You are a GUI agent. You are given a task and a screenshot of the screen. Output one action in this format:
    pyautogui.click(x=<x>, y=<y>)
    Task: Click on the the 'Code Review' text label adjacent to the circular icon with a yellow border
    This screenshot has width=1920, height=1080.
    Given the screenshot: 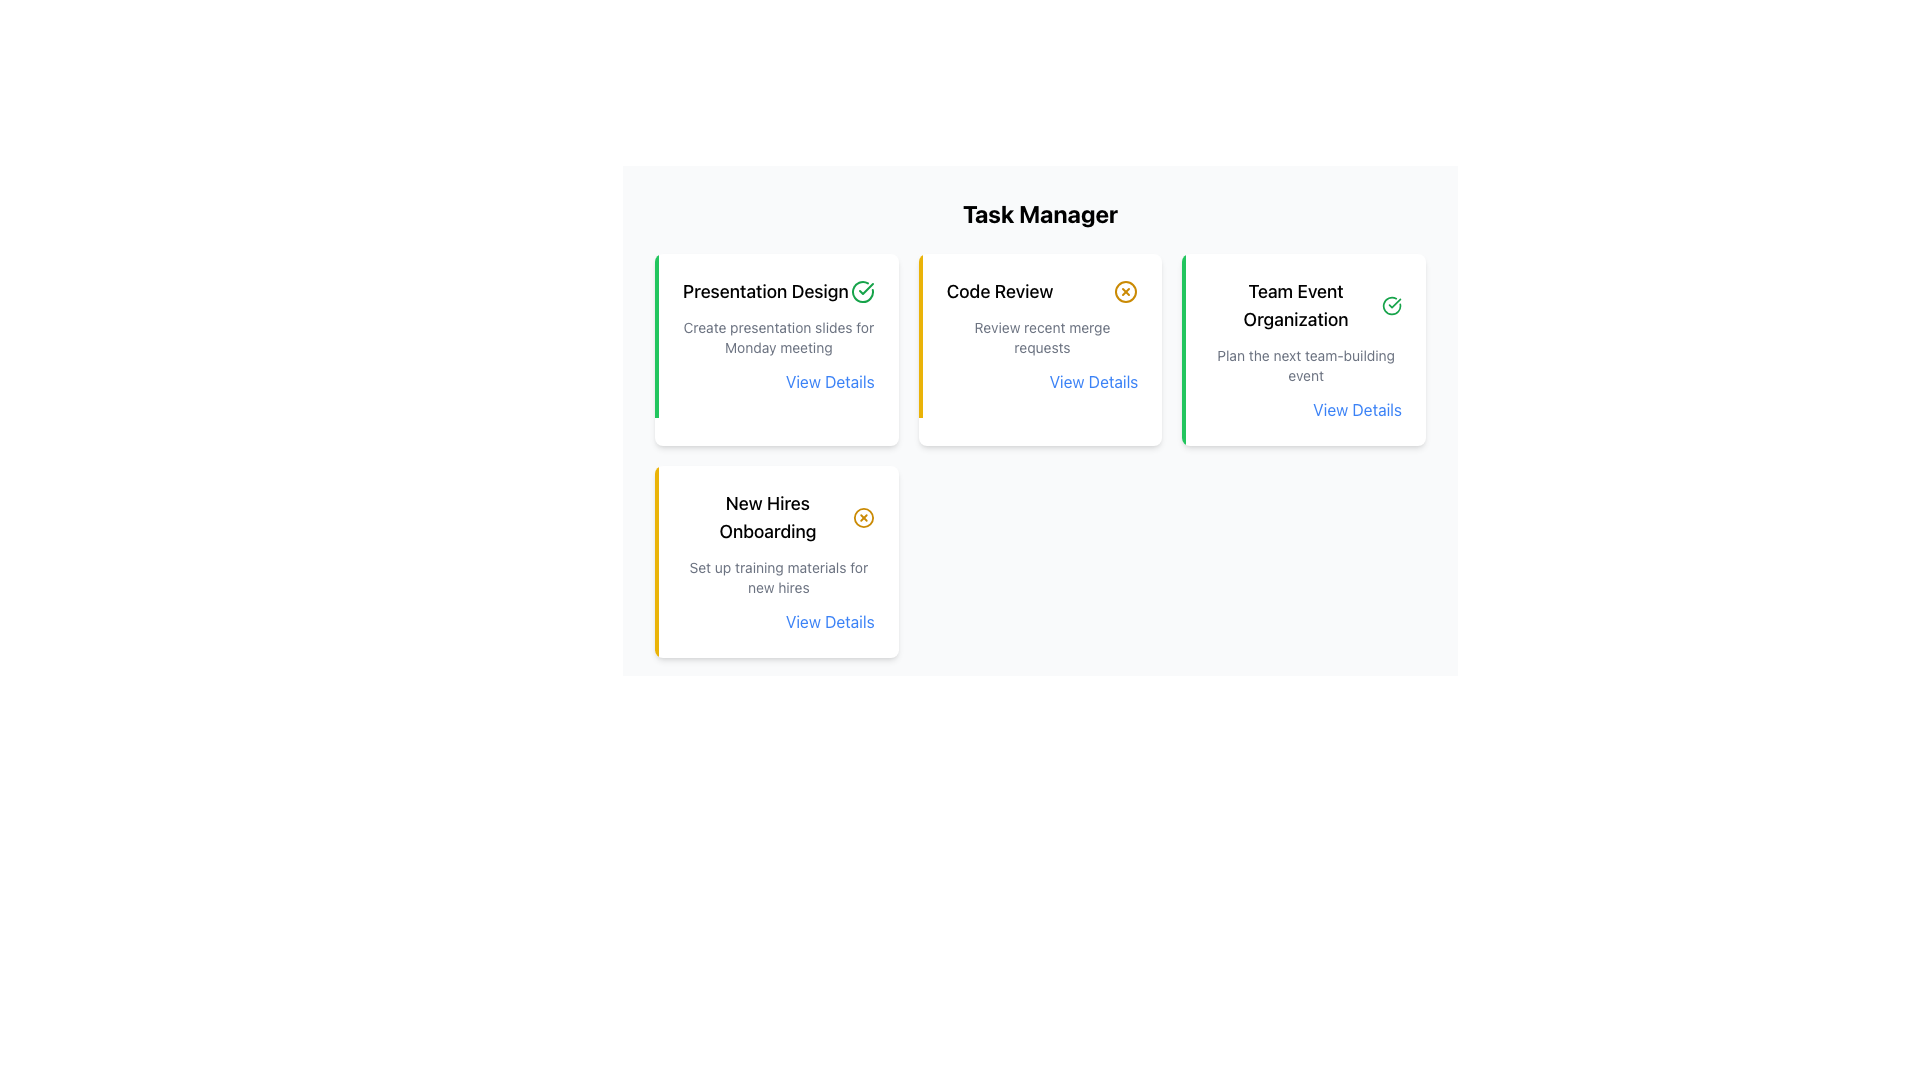 What is the action you would take?
    pyautogui.click(x=1041, y=292)
    